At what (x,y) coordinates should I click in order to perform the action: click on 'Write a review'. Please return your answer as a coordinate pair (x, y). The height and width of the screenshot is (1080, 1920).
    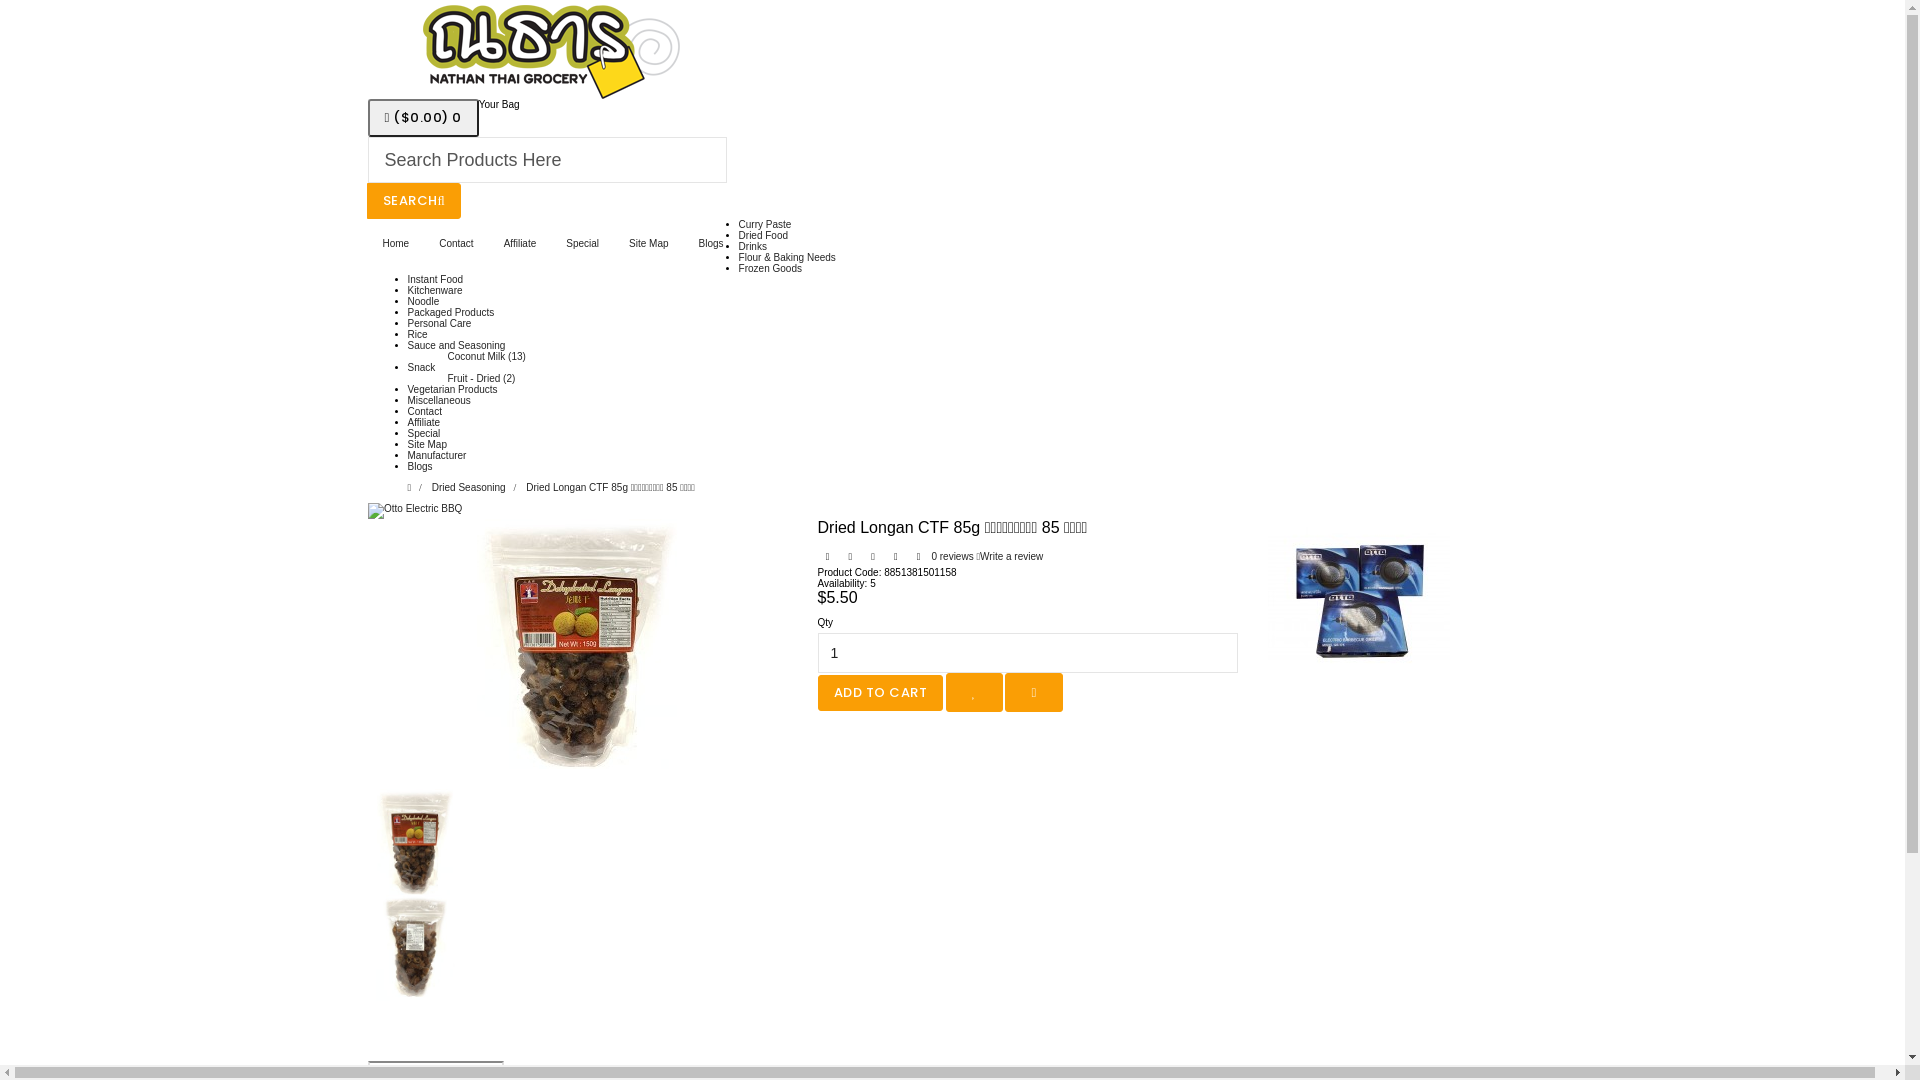
    Looking at the image, I should click on (975, 556).